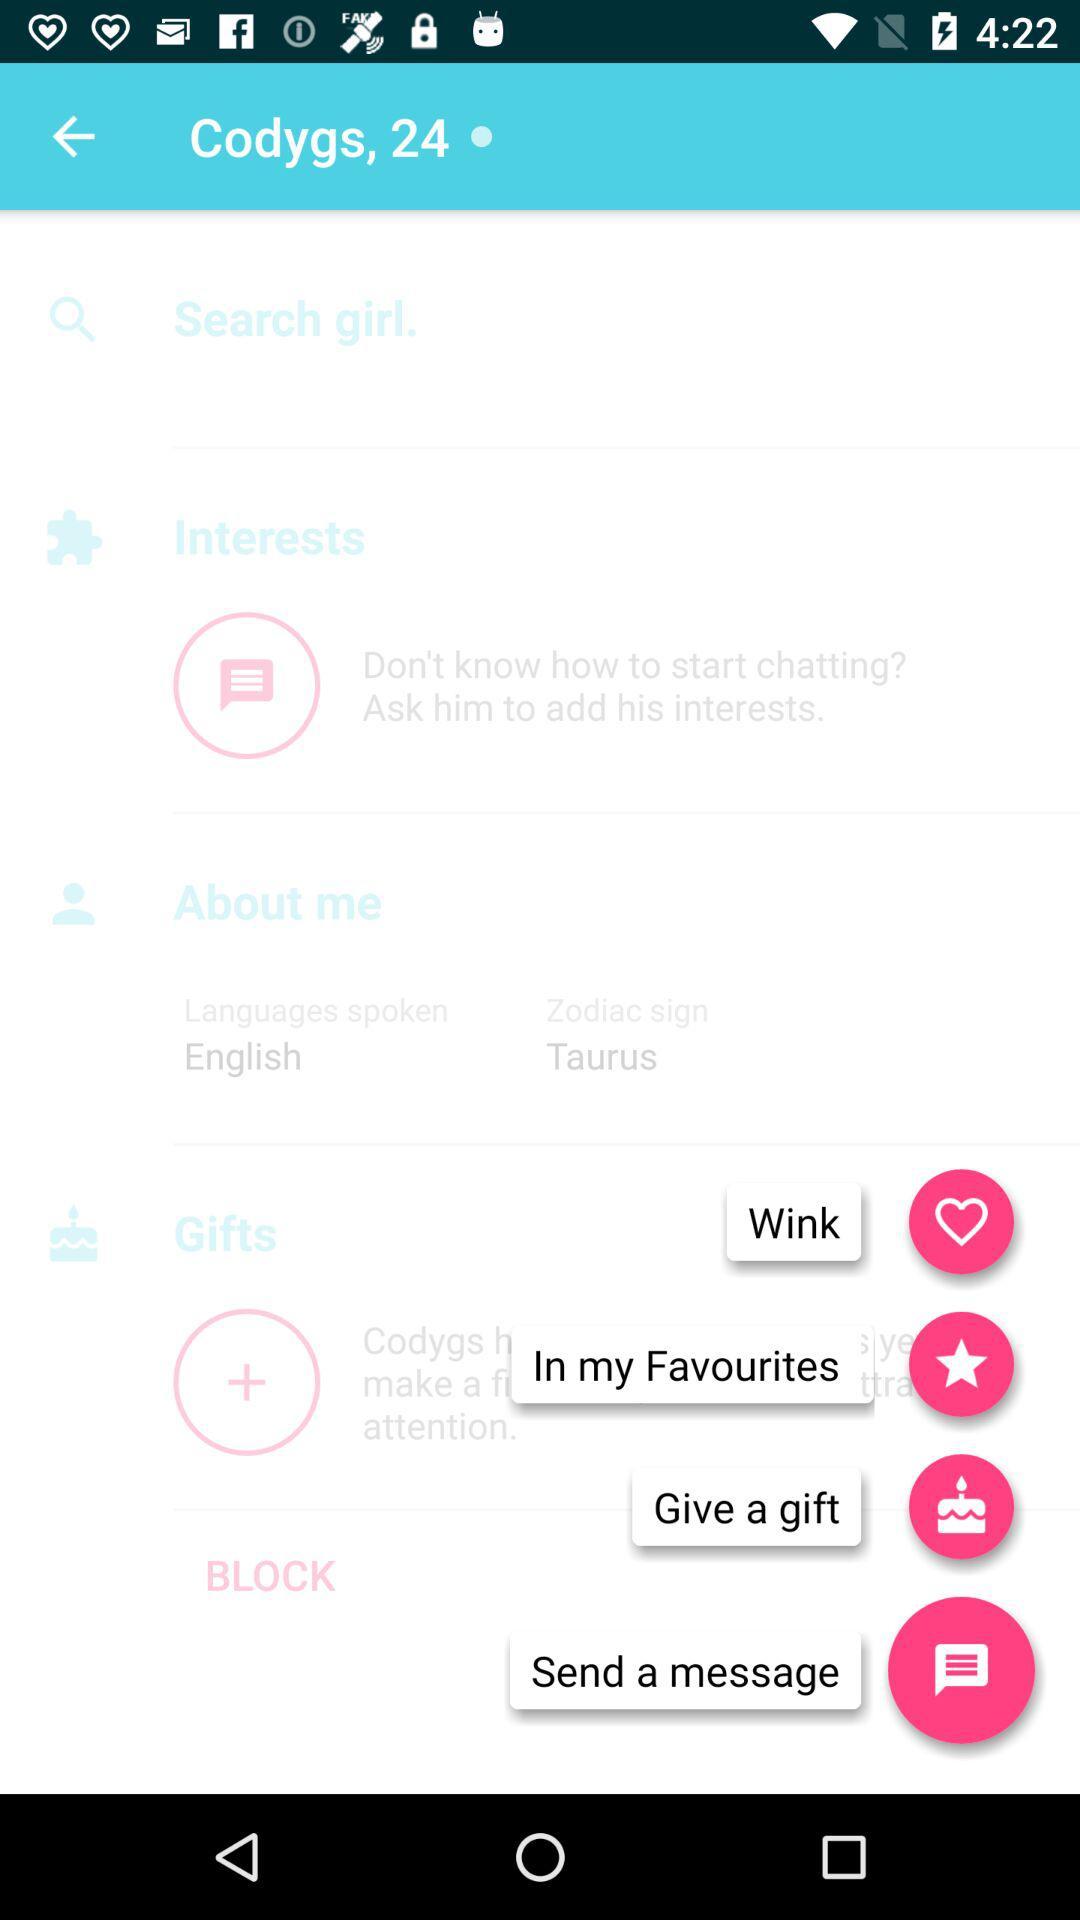  I want to click on item next to codygs, 24 item, so click(72, 135).